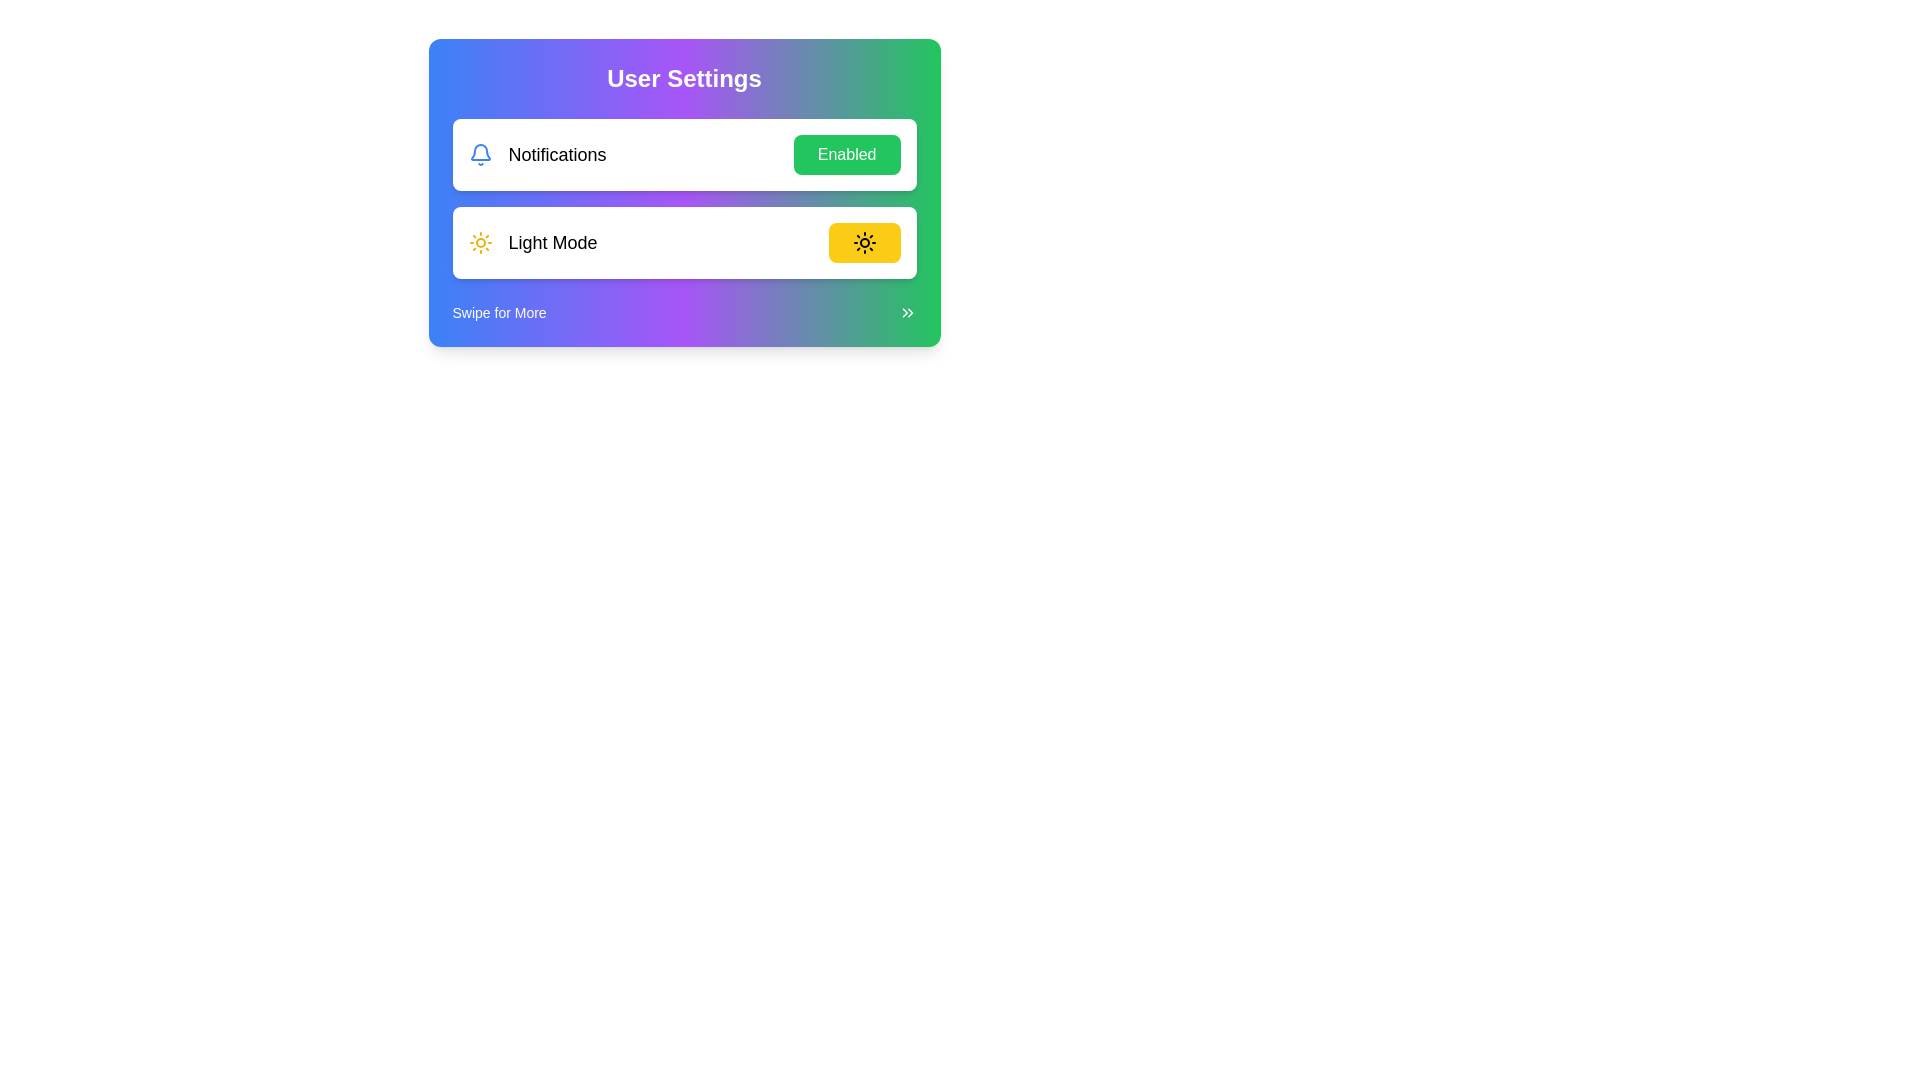 Image resolution: width=1920 pixels, height=1080 pixels. Describe the element at coordinates (864, 242) in the screenshot. I see `the button to toggle the theme between light and dark modes` at that location.